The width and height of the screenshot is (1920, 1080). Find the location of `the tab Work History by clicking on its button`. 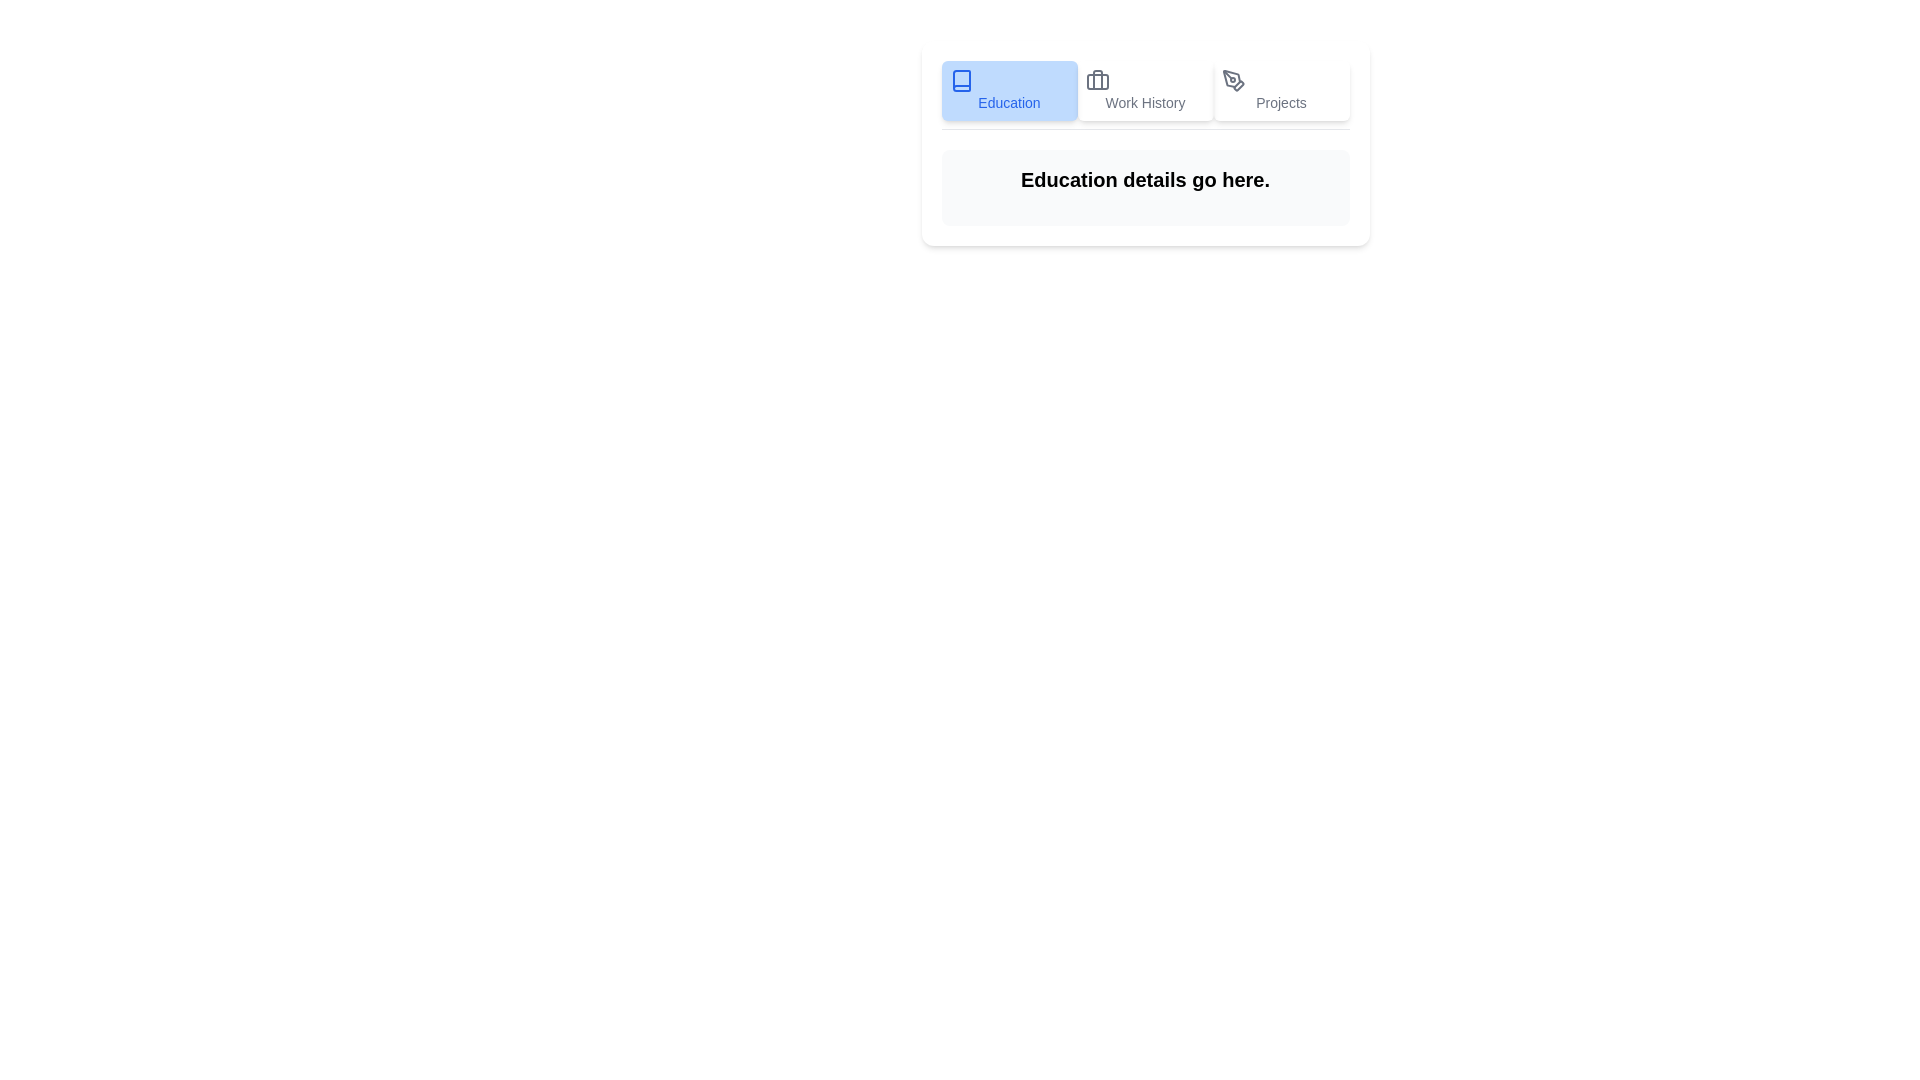

the tab Work History by clicking on its button is located at coordinates (1145, 91).